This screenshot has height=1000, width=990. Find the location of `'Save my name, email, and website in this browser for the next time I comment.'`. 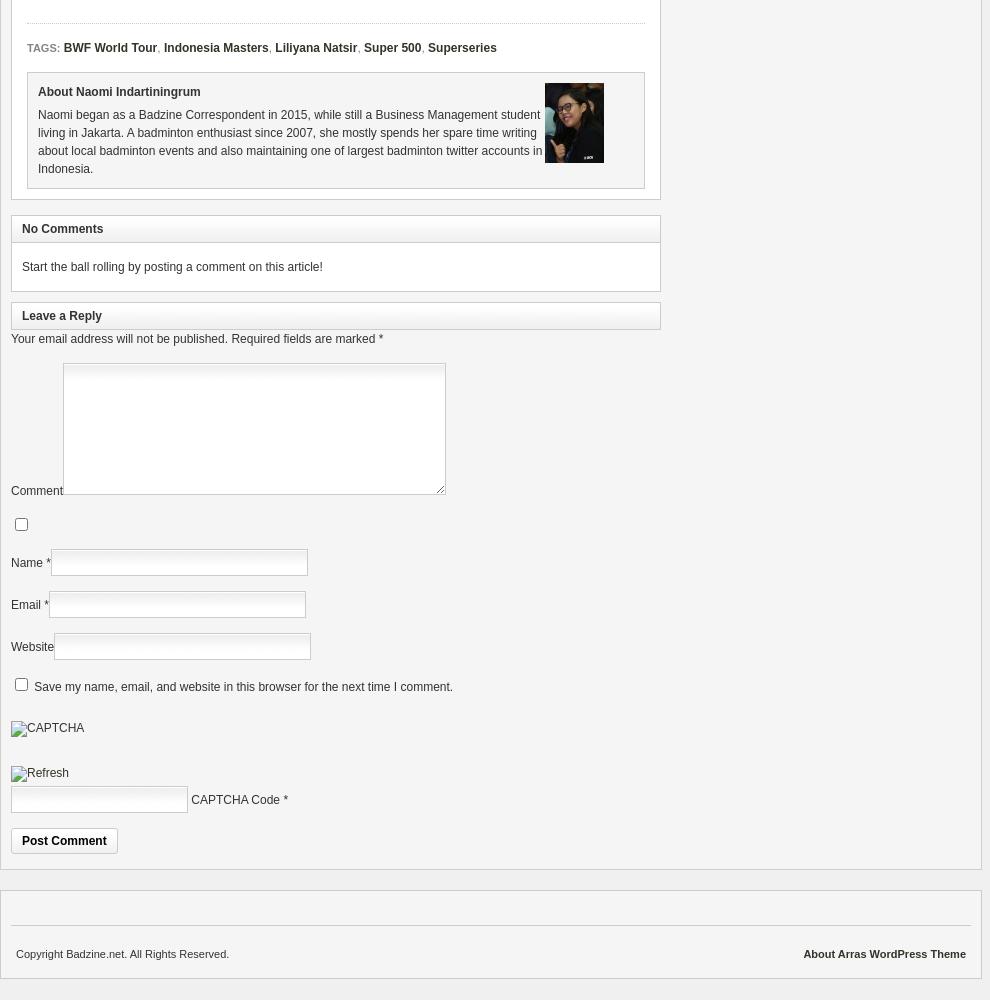

'Save my name, email, and website in this browser for the next time I comment.' is located at coordinates (32, 687).